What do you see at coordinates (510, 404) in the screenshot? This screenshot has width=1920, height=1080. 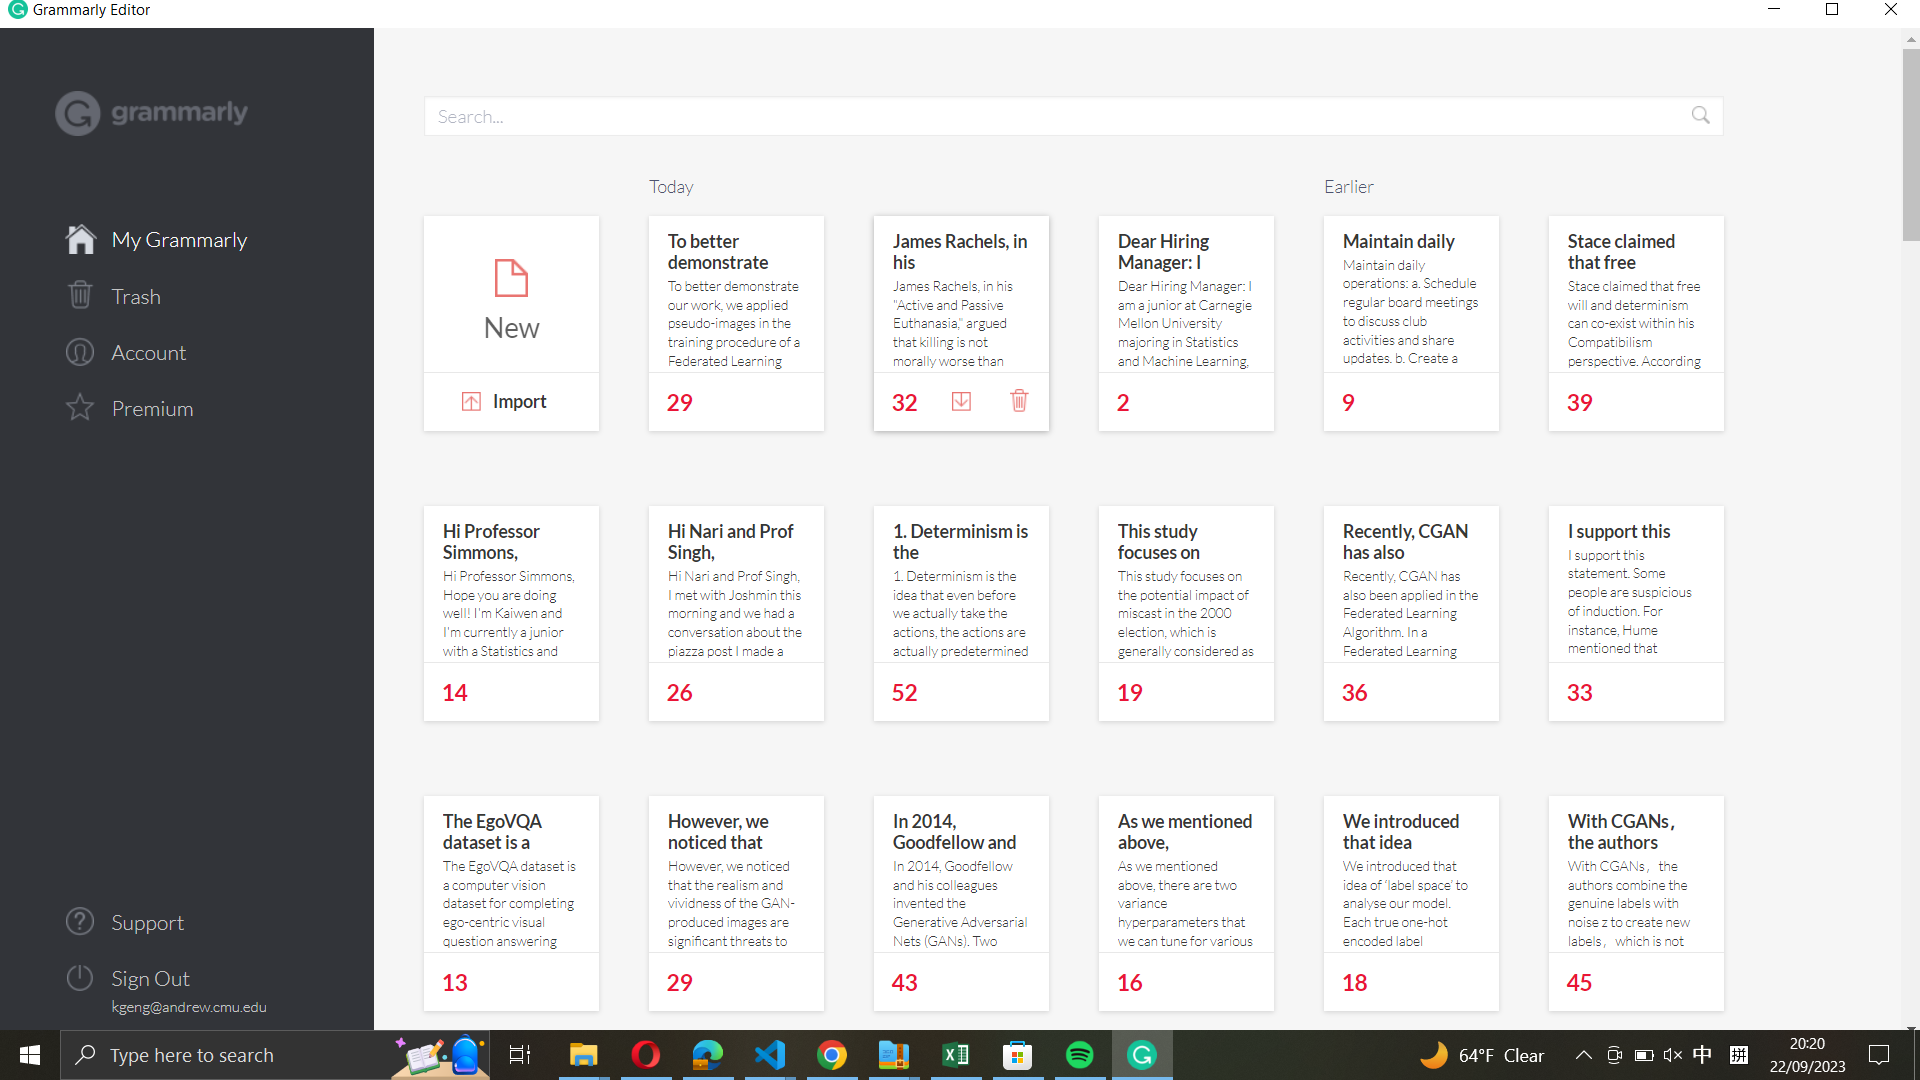 I see `Bring in the necessary document` at bounding box center [510, 404].